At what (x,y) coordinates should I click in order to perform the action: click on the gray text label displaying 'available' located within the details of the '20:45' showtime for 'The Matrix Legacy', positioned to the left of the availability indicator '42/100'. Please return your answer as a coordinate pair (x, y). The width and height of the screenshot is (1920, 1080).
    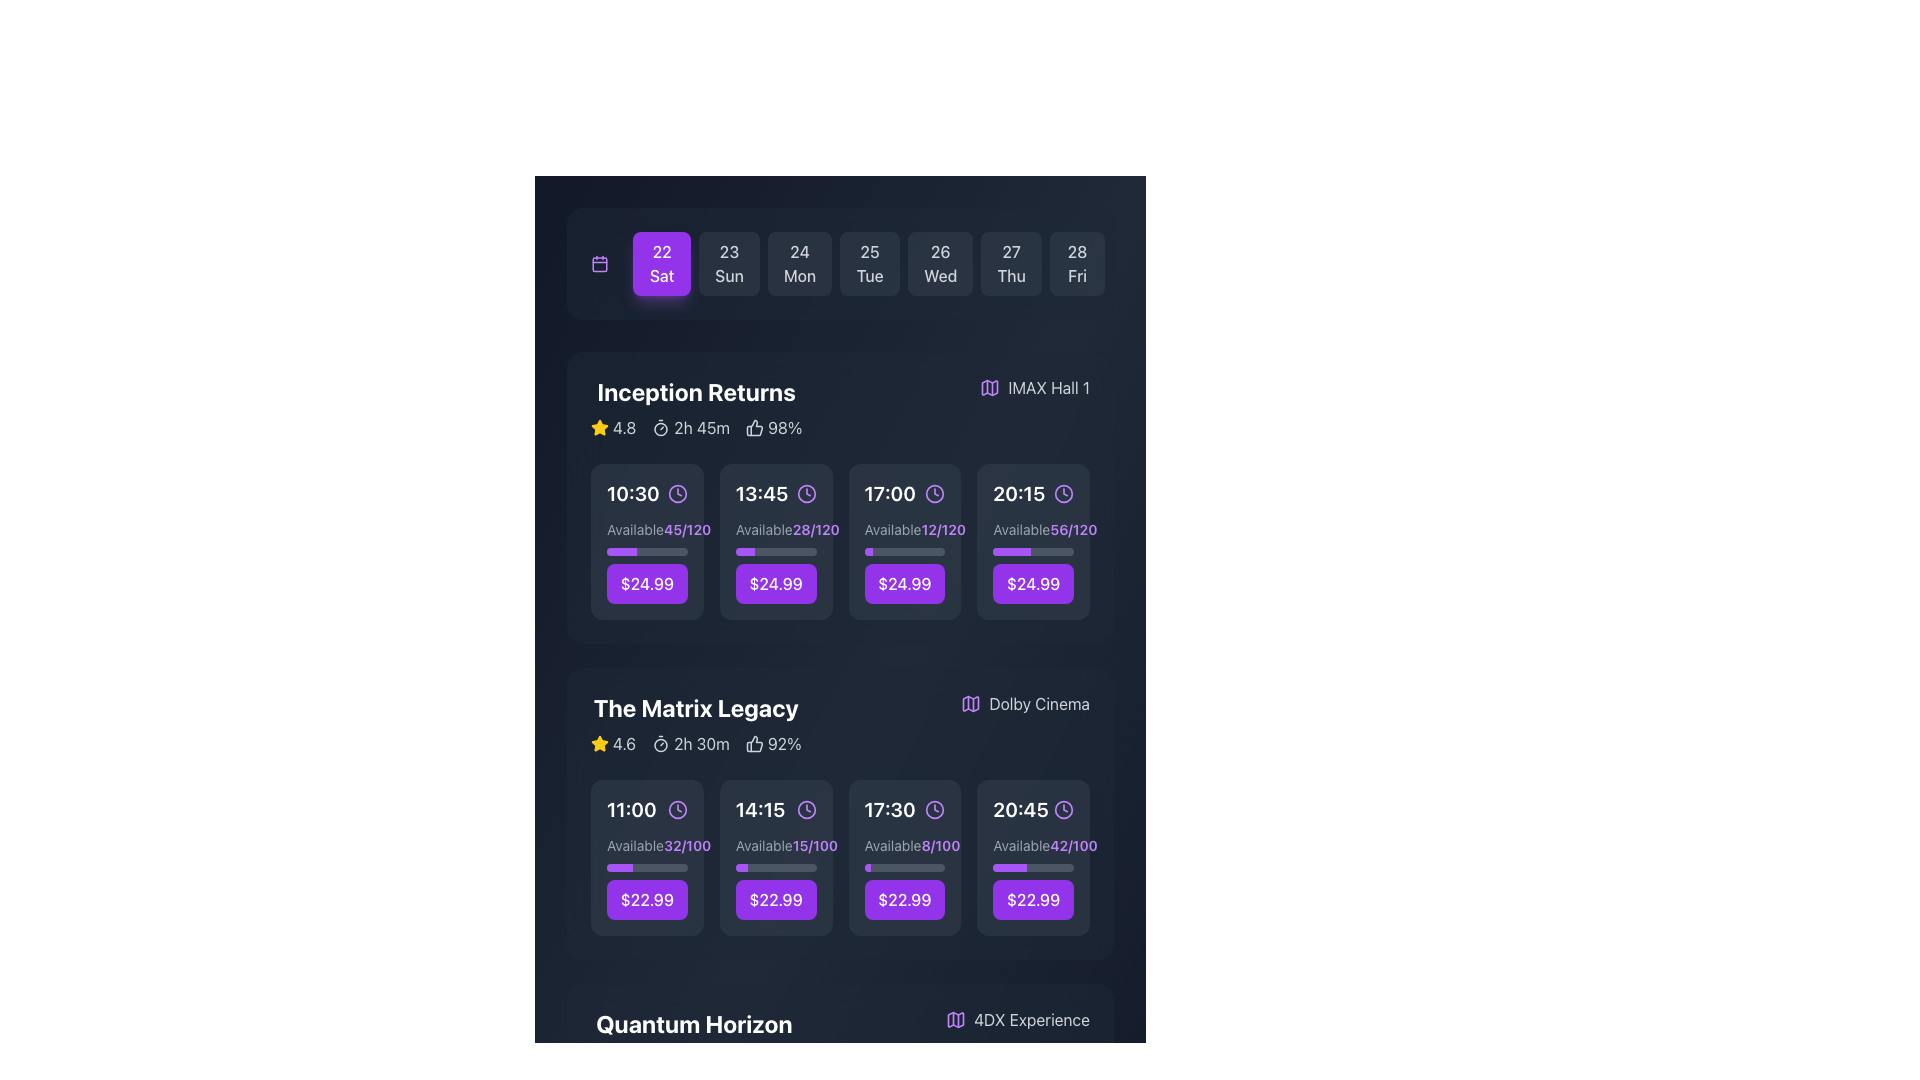
    Looking at the image, I should click on (1021, 845).